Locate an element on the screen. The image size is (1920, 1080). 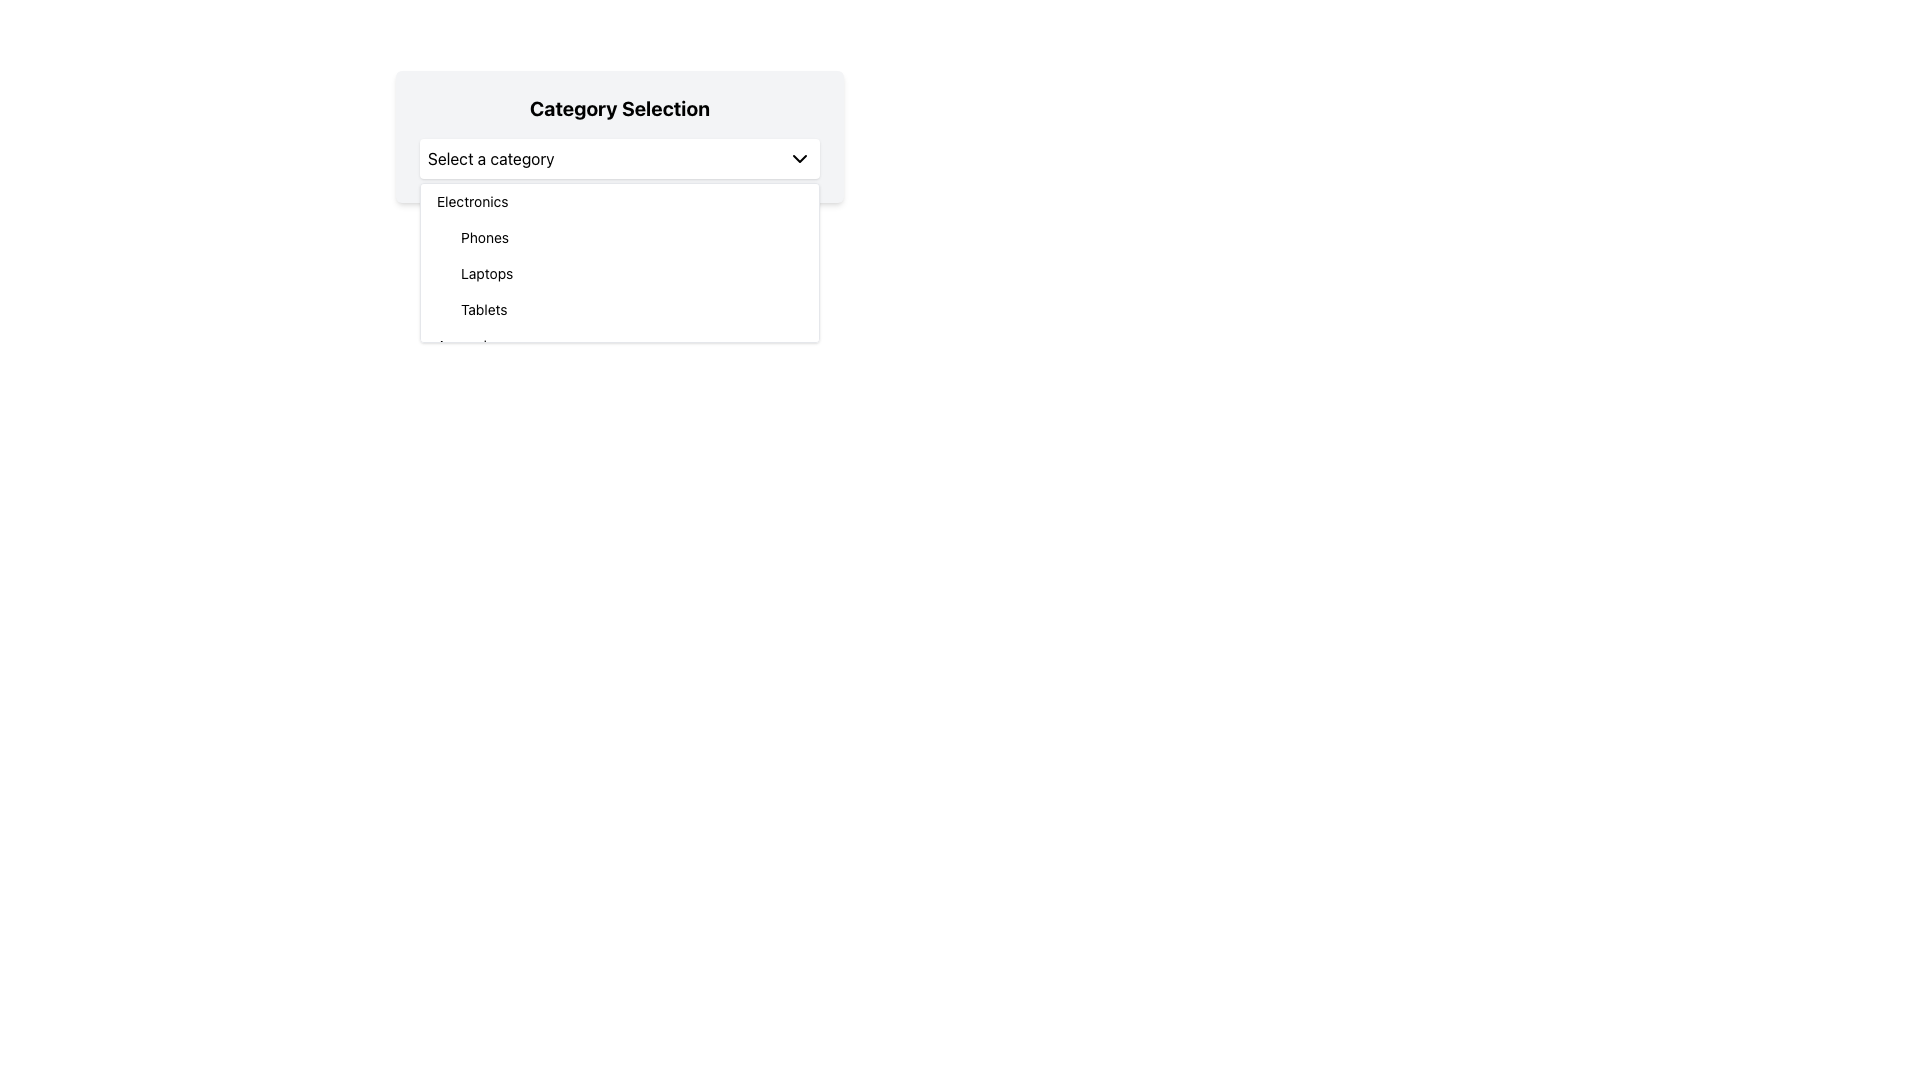
the 'Electronics' option in the dropdown menu under 'Category Selection' is located at coordinates (618, 201).